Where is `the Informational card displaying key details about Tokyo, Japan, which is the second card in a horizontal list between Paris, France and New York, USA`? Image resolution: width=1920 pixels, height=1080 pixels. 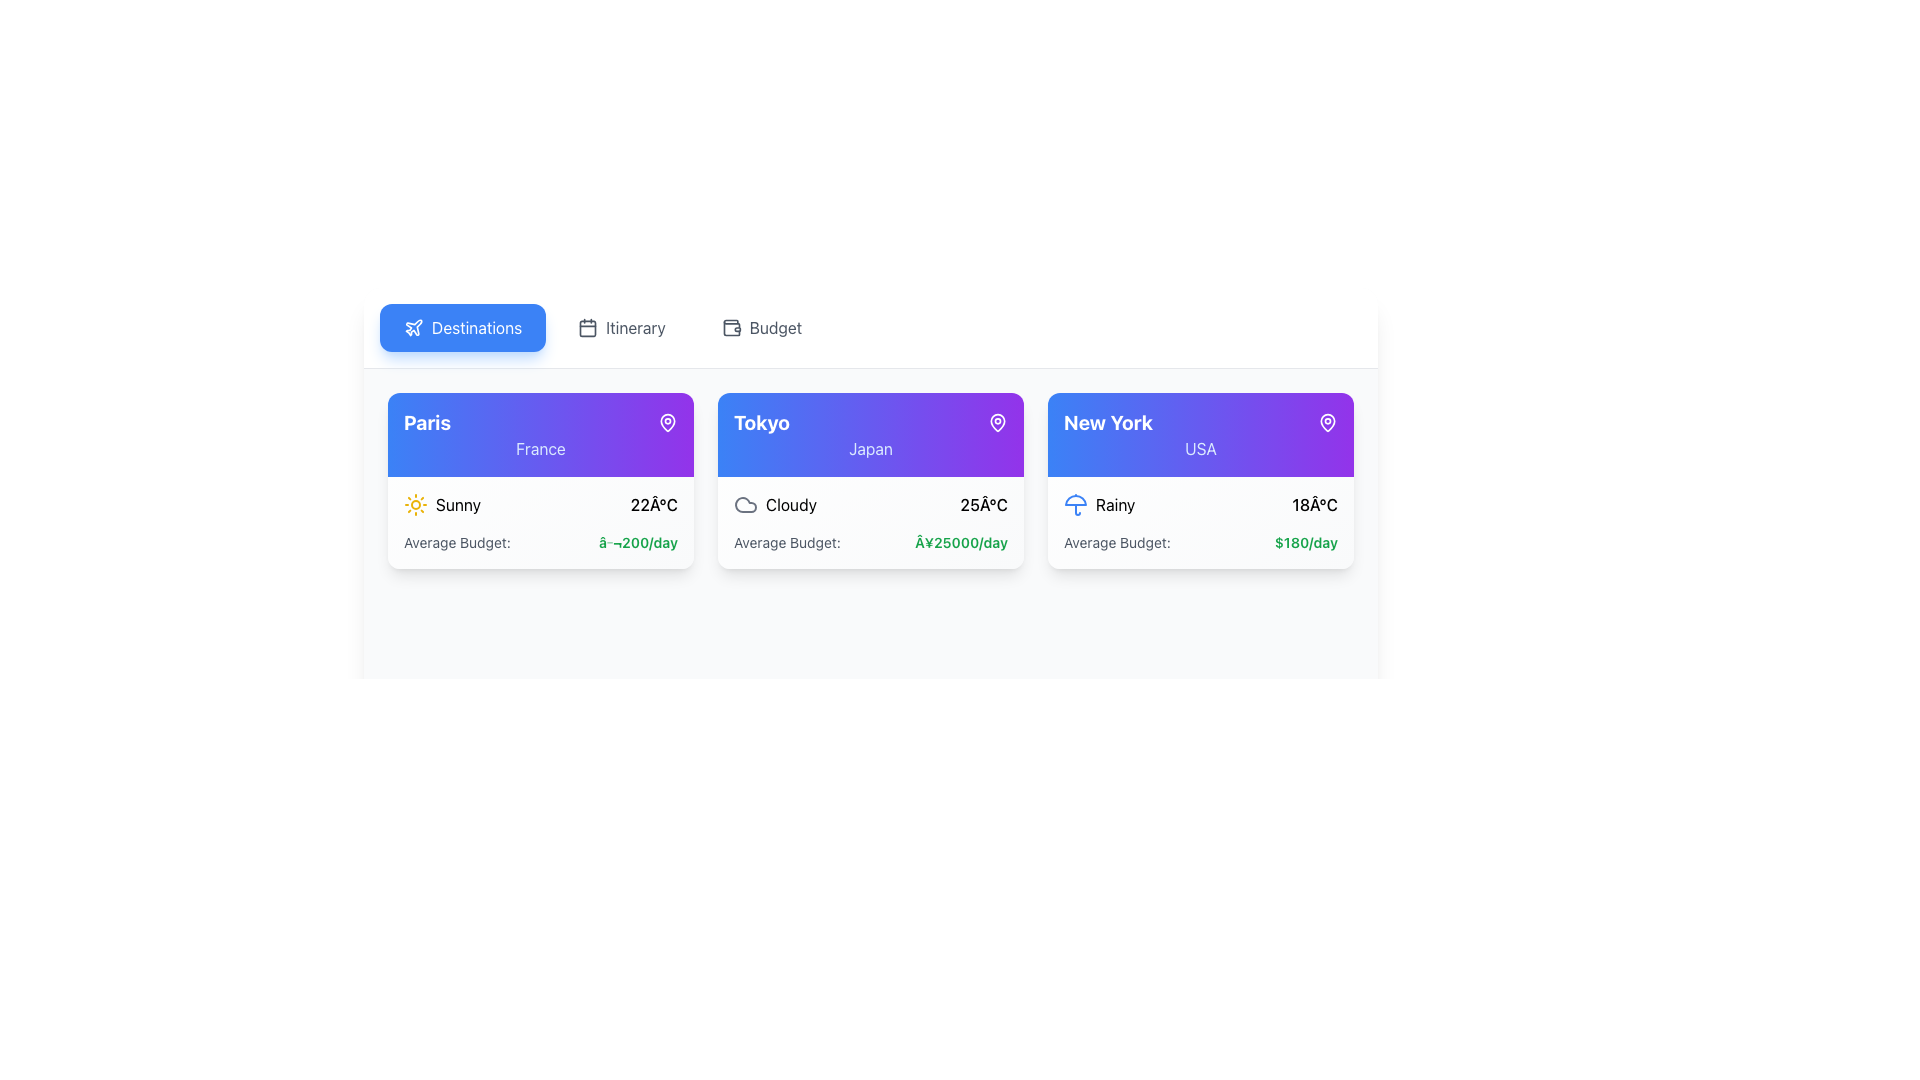
the Informational card displaying key details about Tokyo, Japan, which is the second card in a horizontal list between Paris, France and New York, USA is located at coordinates (870, 481).